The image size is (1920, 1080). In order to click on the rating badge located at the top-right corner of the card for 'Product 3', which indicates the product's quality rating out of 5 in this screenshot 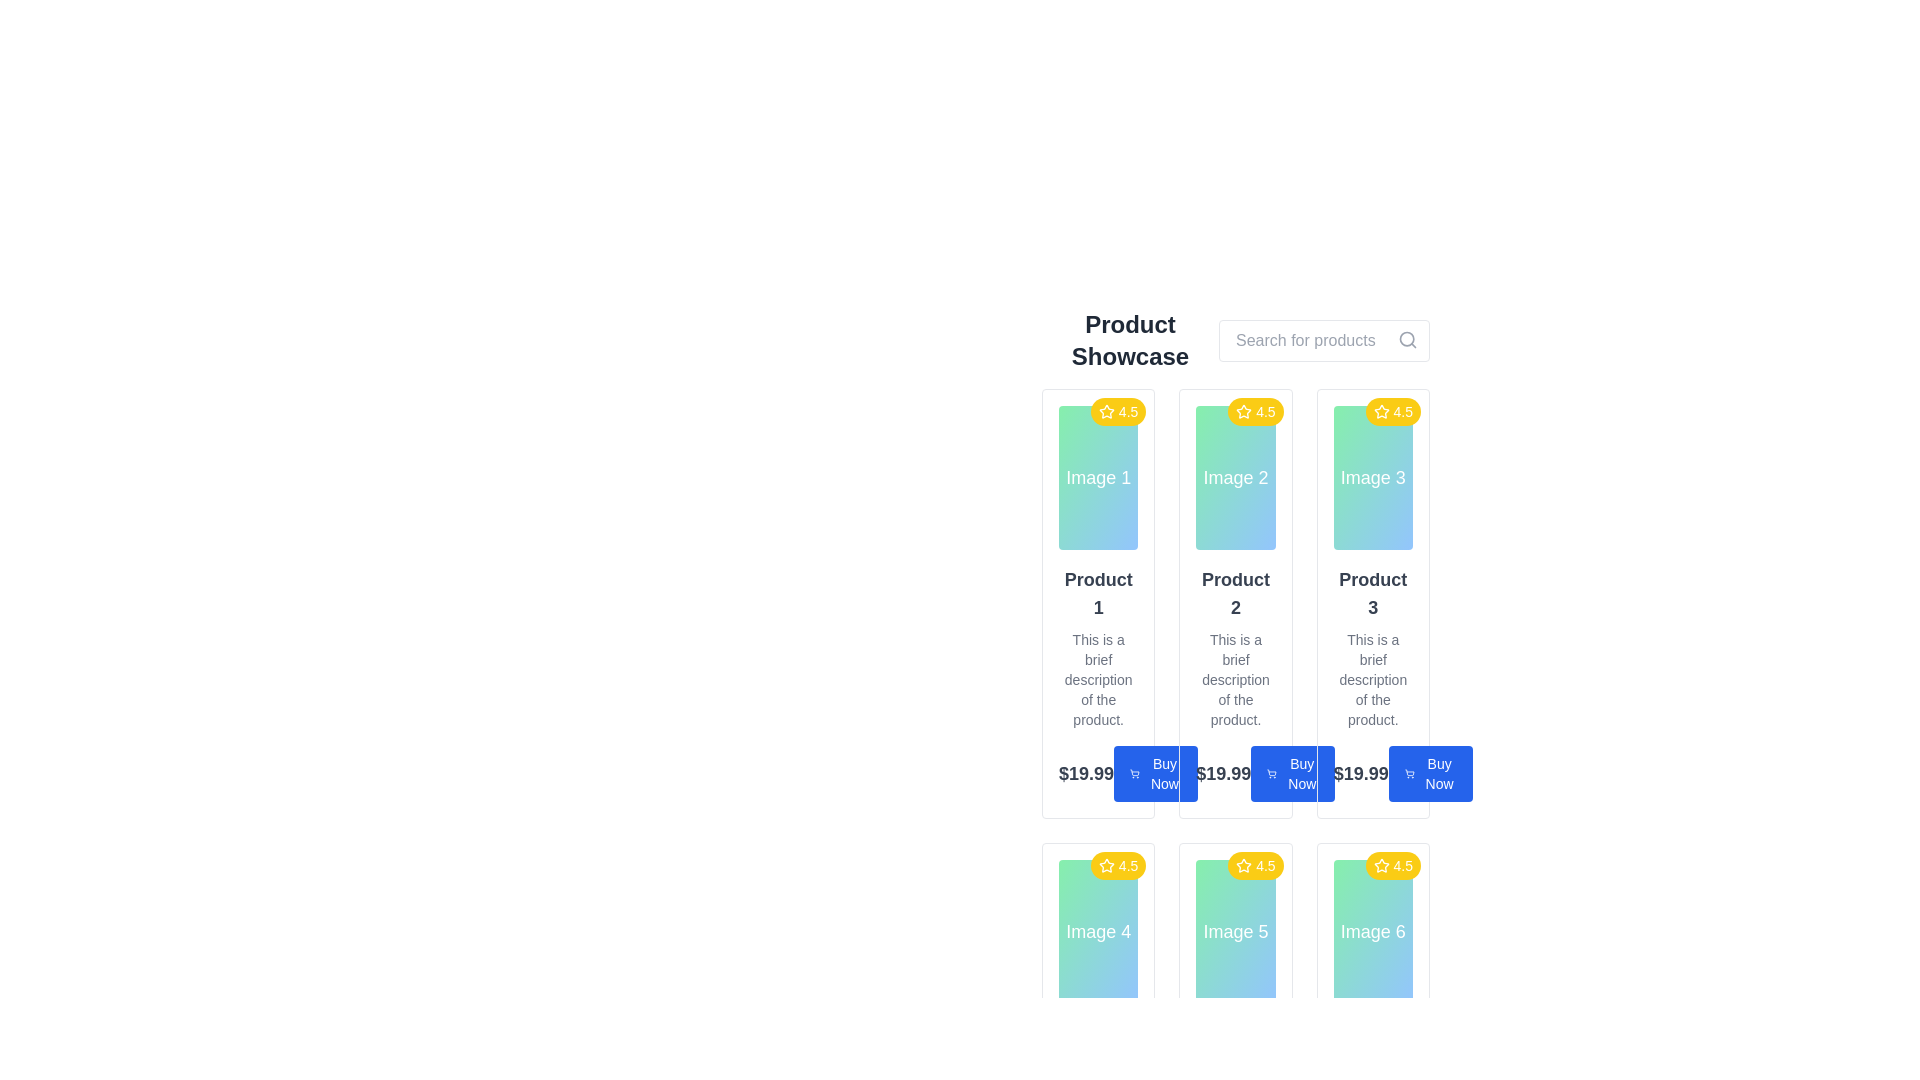, I will do `click(1392, 411)`.